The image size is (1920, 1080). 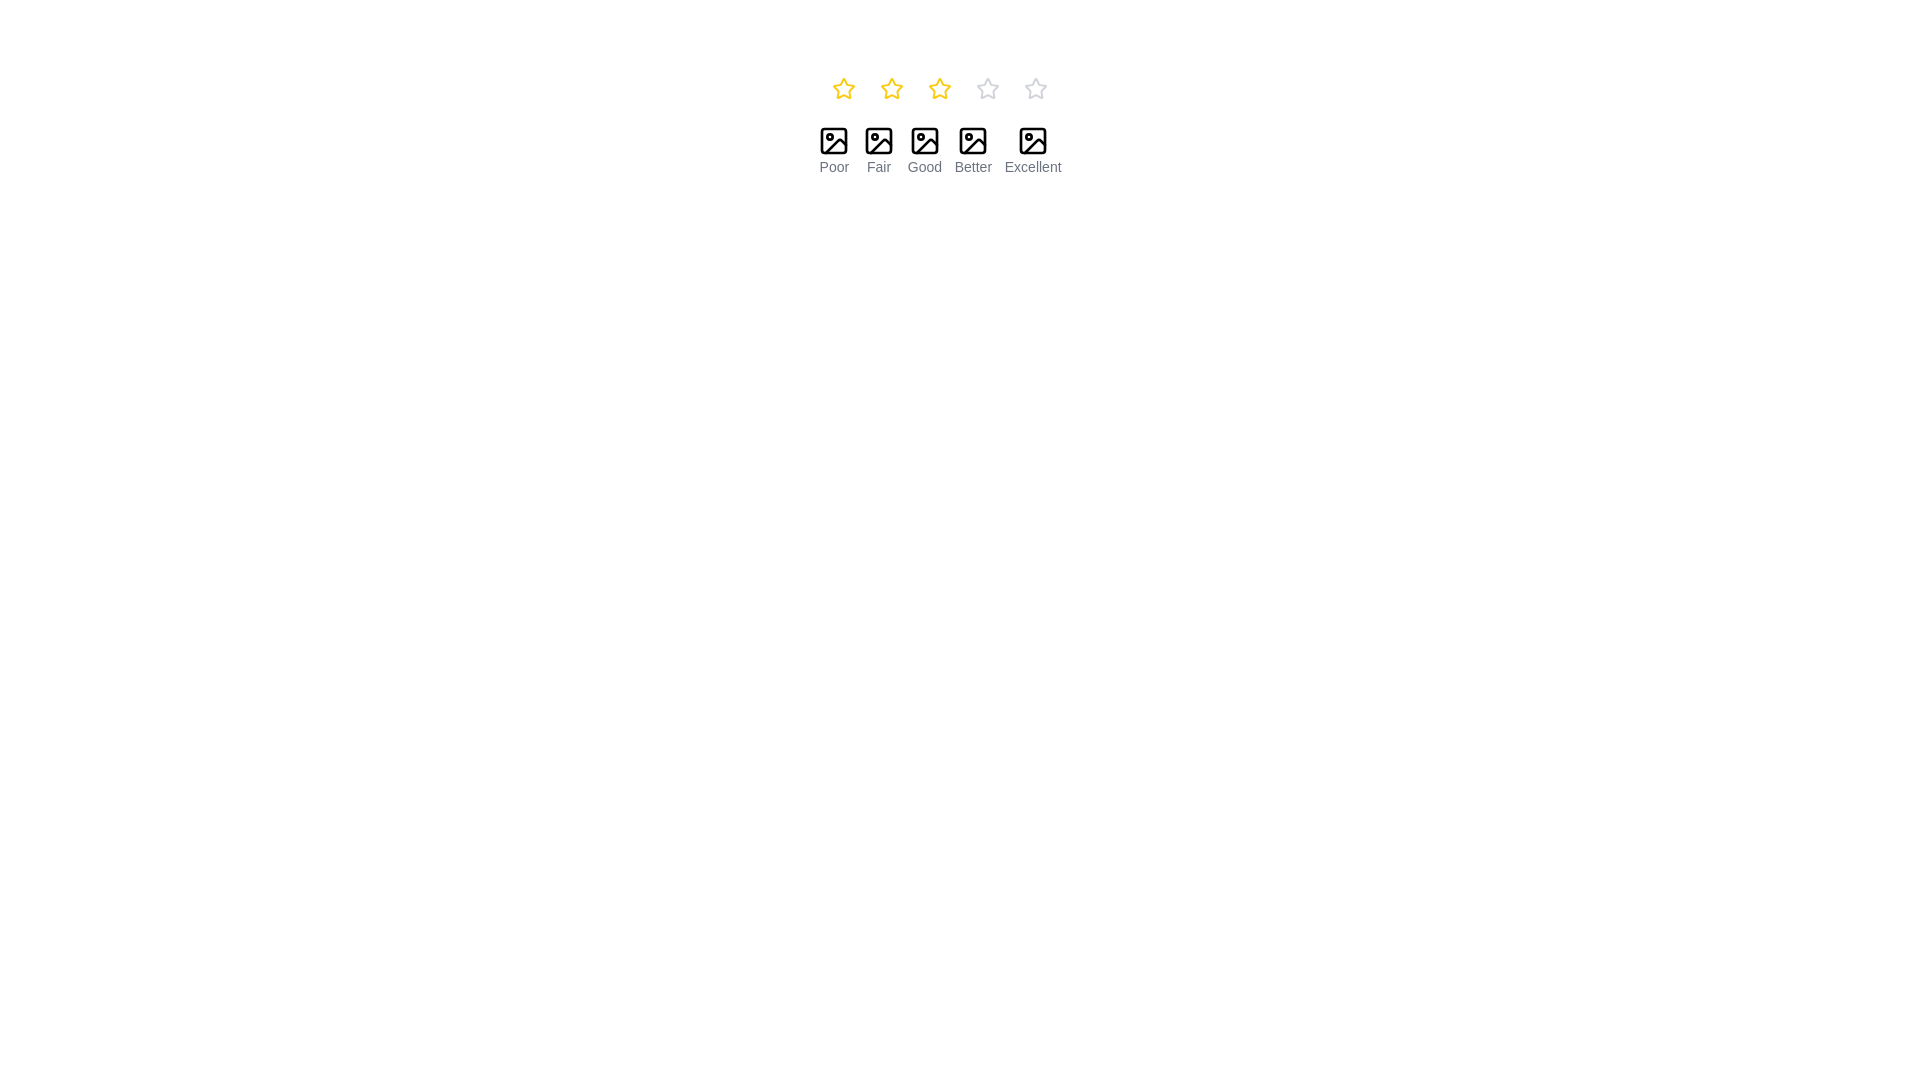 What do you see at coordinates (891, 87) in the screenshot?
I see `the second star icon in the rating system` at bounding box center [891, 87].